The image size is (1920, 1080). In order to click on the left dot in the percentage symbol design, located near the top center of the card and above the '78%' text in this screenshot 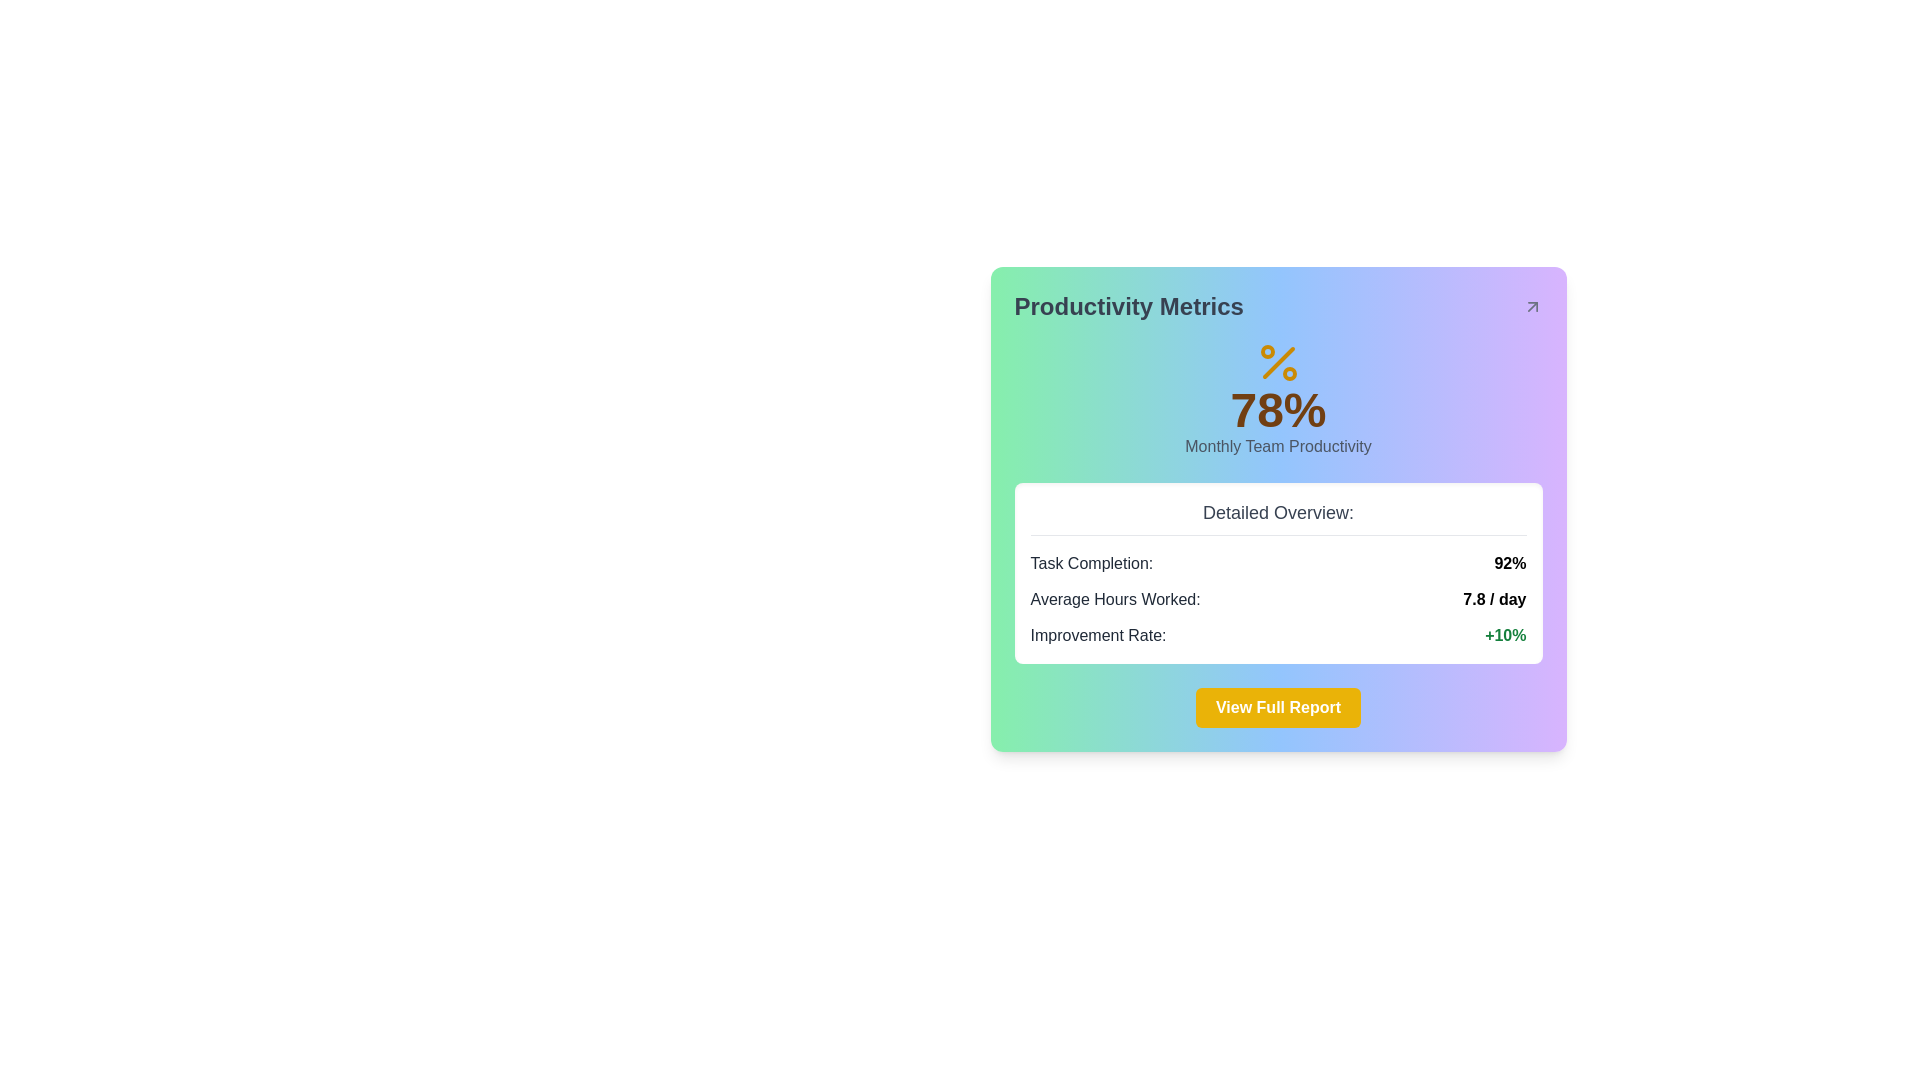, I will do `click(1266, 350)`.